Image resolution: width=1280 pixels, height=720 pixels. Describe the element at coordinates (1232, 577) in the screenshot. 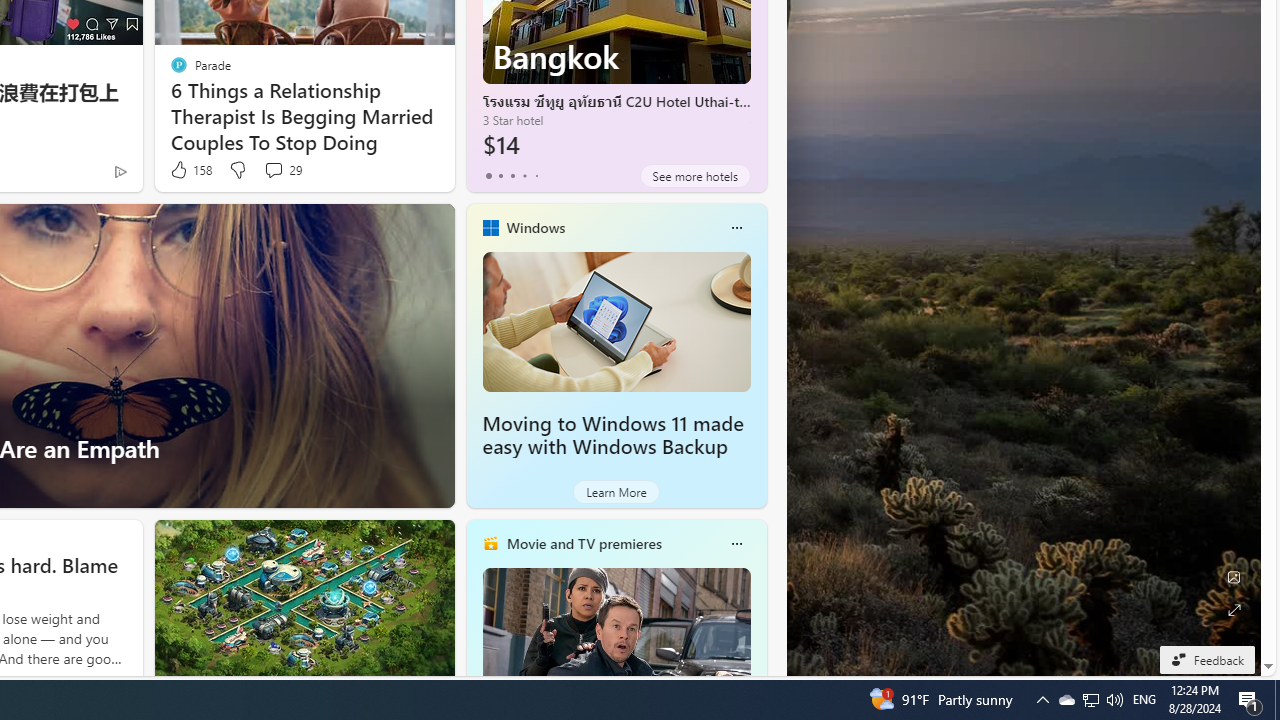

I see `'Edit Background'` at that location.